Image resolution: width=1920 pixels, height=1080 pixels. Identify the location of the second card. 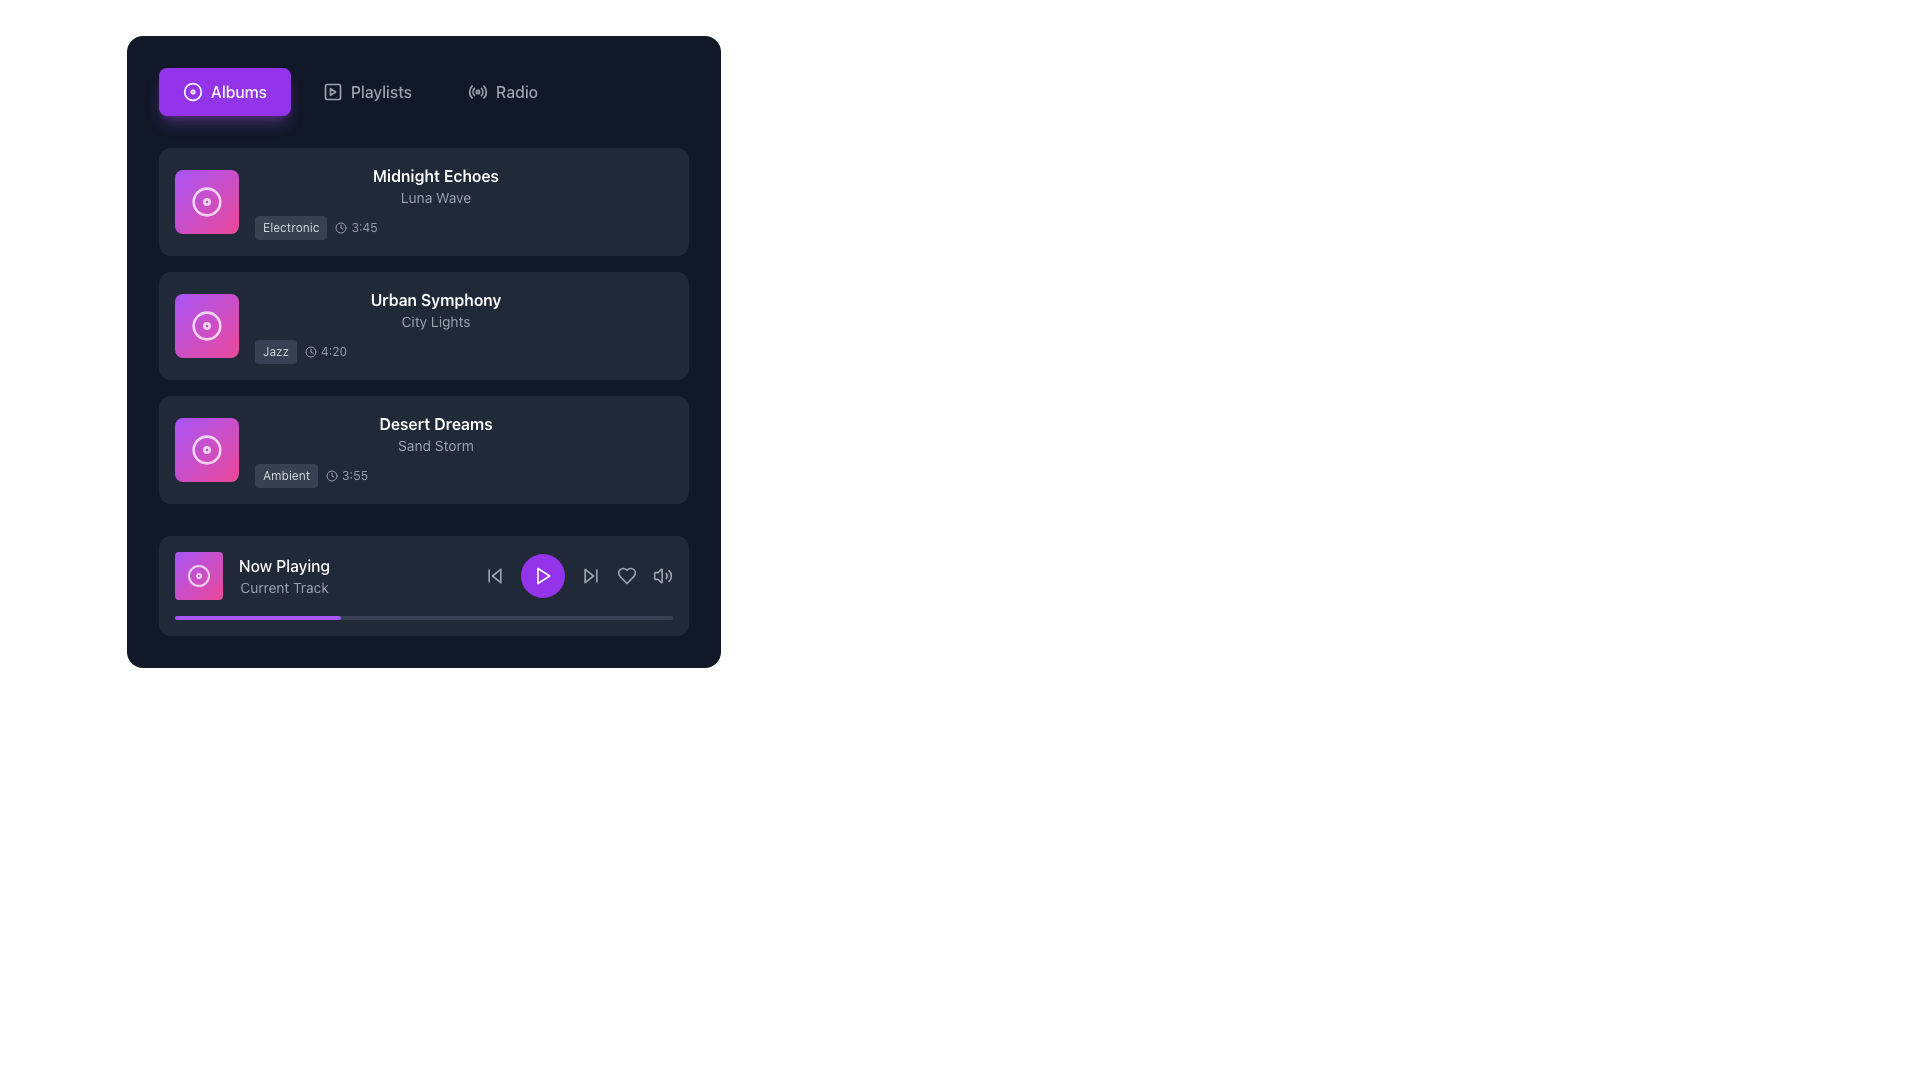
(422, 325).